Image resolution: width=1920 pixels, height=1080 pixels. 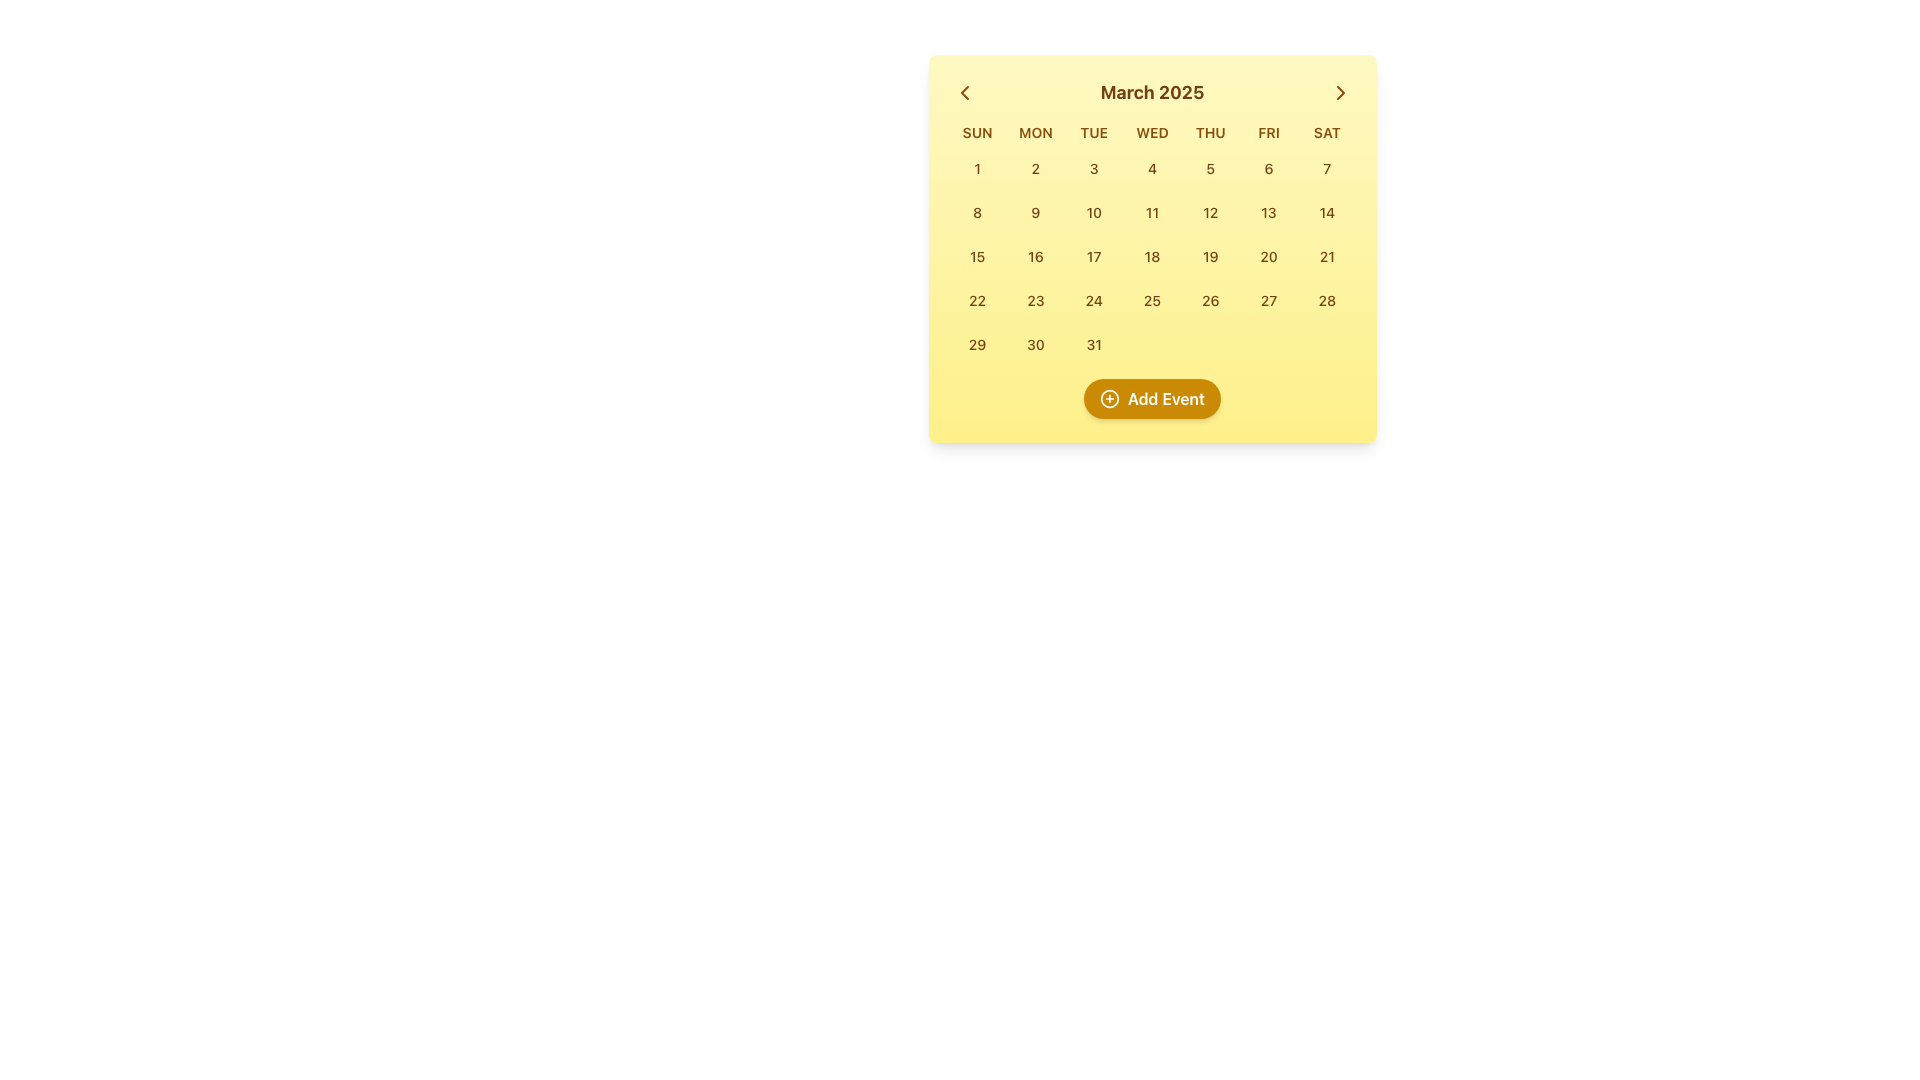 I want to click on the clickable date cell displaying '21' in the calendar grid, so click(x=1327, y=256).